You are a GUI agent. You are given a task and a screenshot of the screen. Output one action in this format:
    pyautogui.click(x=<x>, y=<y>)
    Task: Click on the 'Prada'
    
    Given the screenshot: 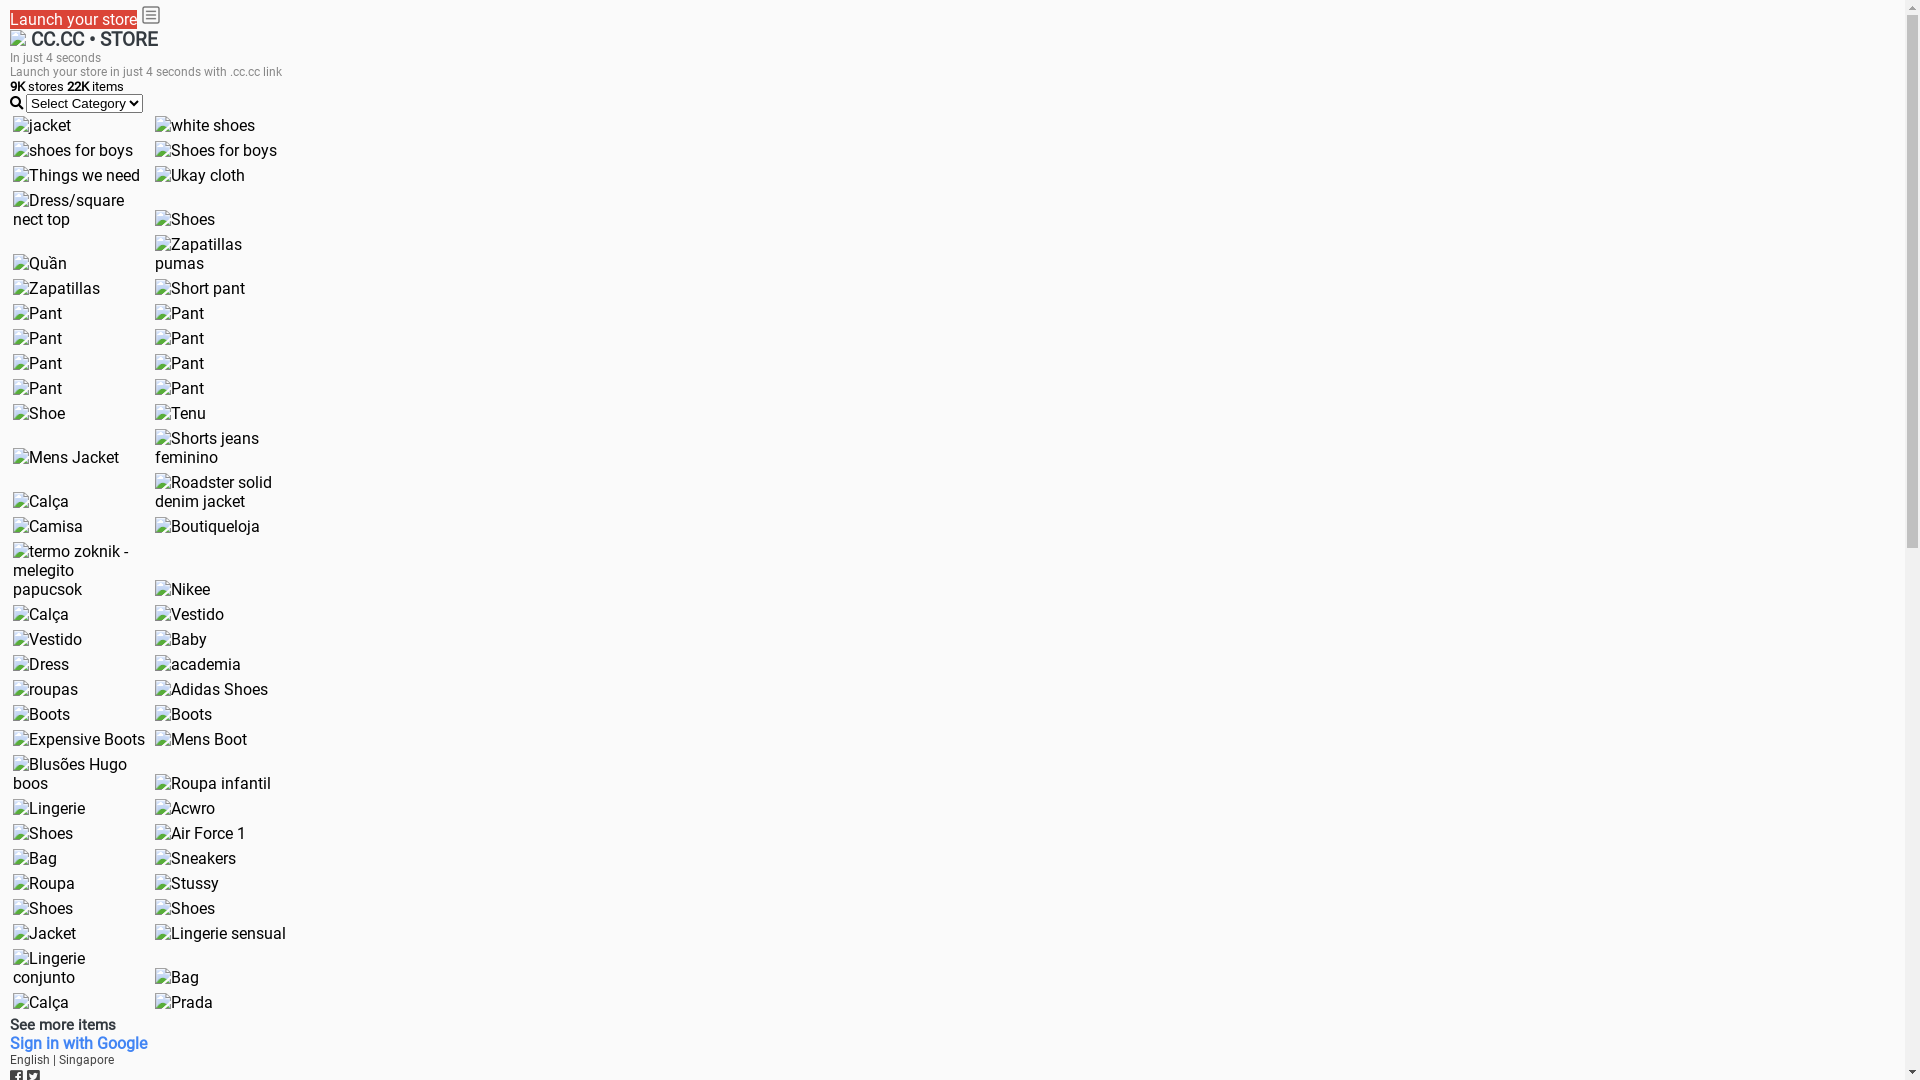 What is the action you would take?
    pyautogui.click(x=183, y=1002)
    